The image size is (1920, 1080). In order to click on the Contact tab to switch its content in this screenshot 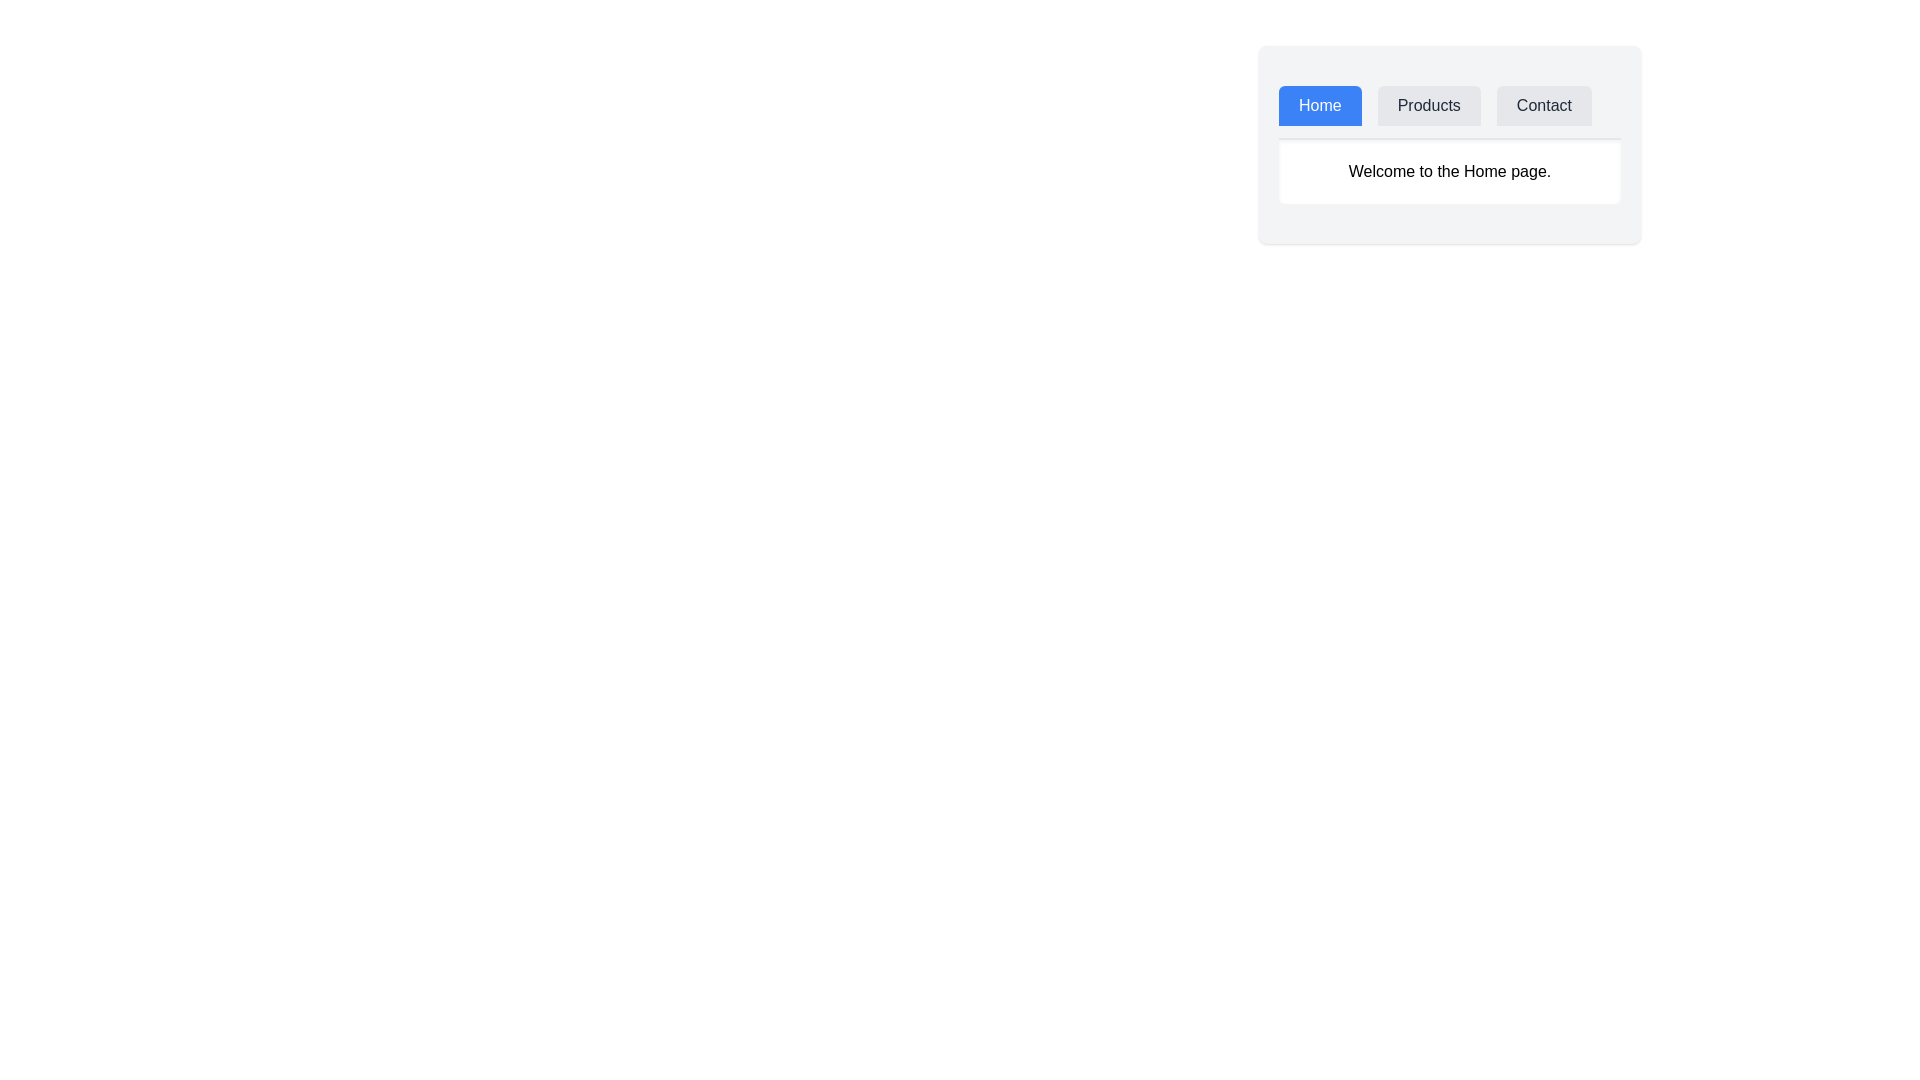, I will do `click(1543, 105)`.